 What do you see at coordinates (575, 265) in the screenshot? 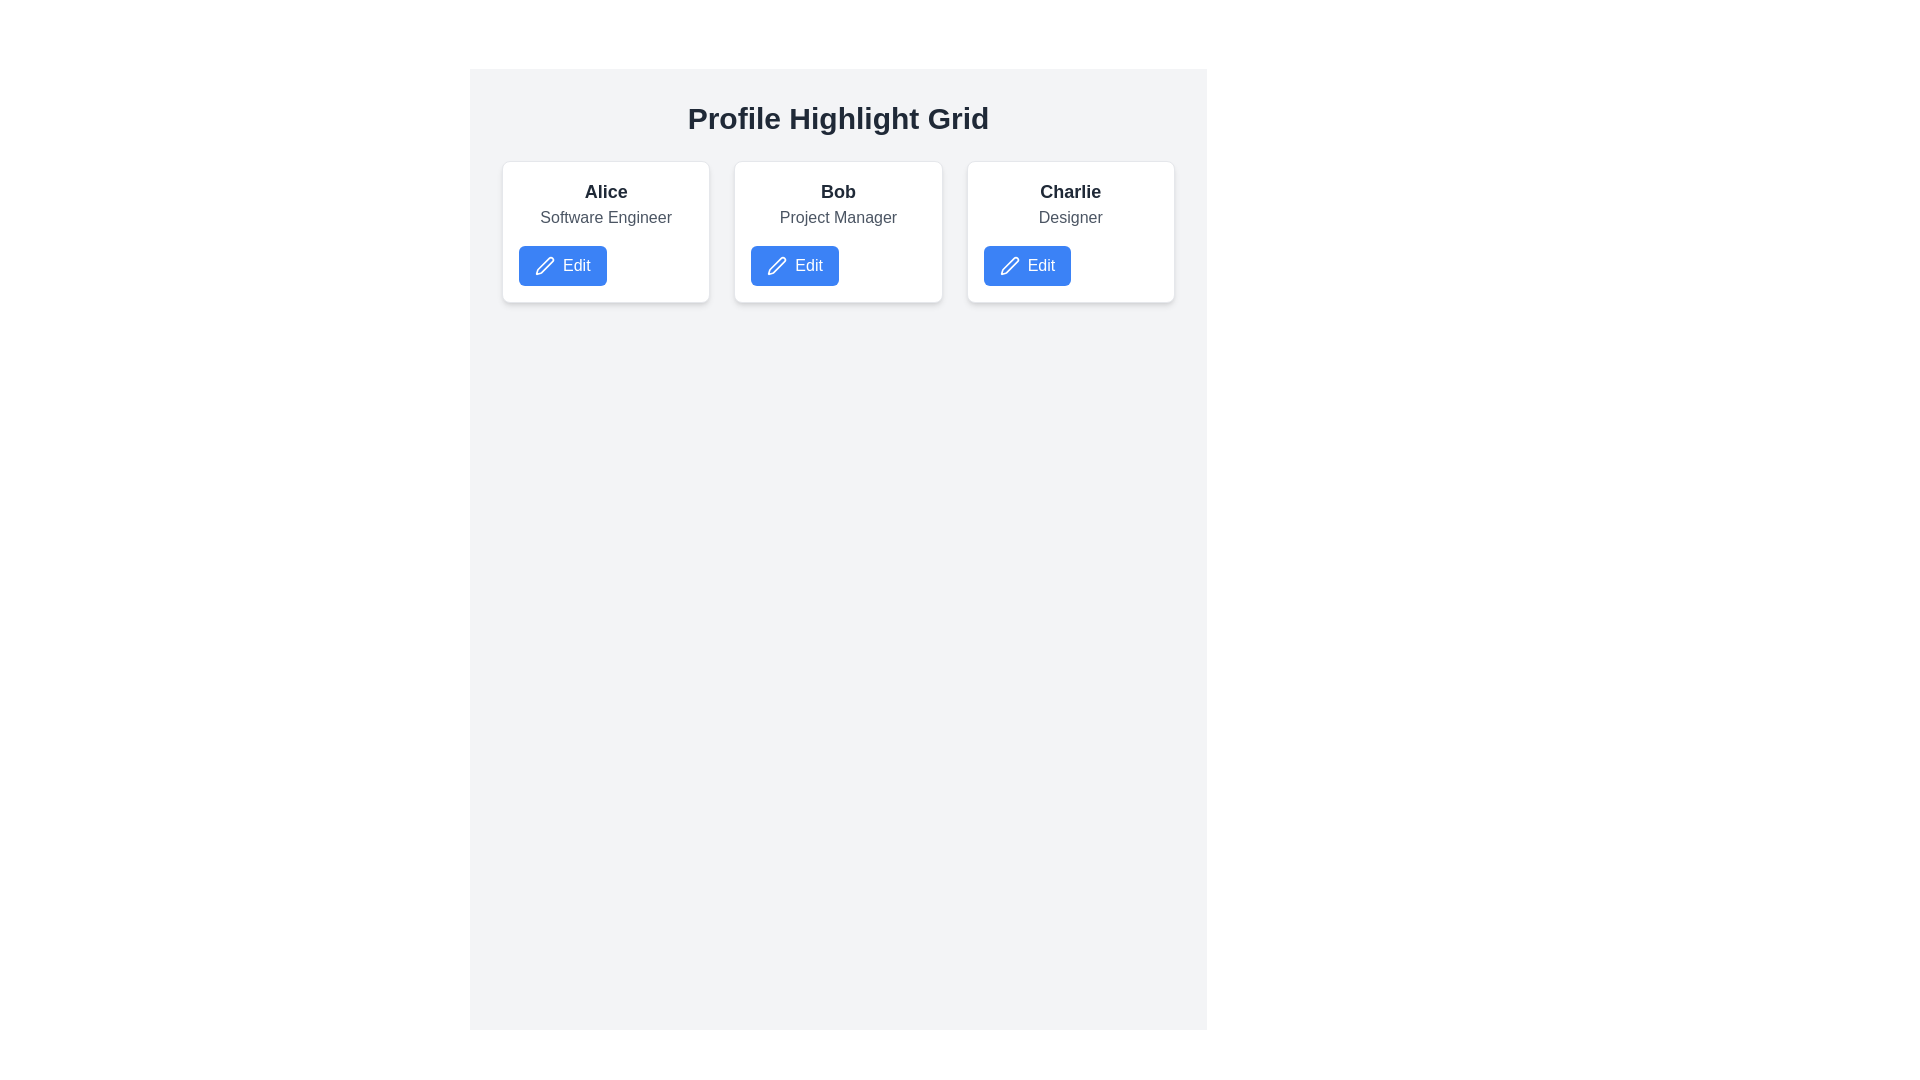
I see `the 'Edit' text label which is styled in white color on a blue rectangular button, located on the card labeled 'Alice'` at bounding box center [575, 265].